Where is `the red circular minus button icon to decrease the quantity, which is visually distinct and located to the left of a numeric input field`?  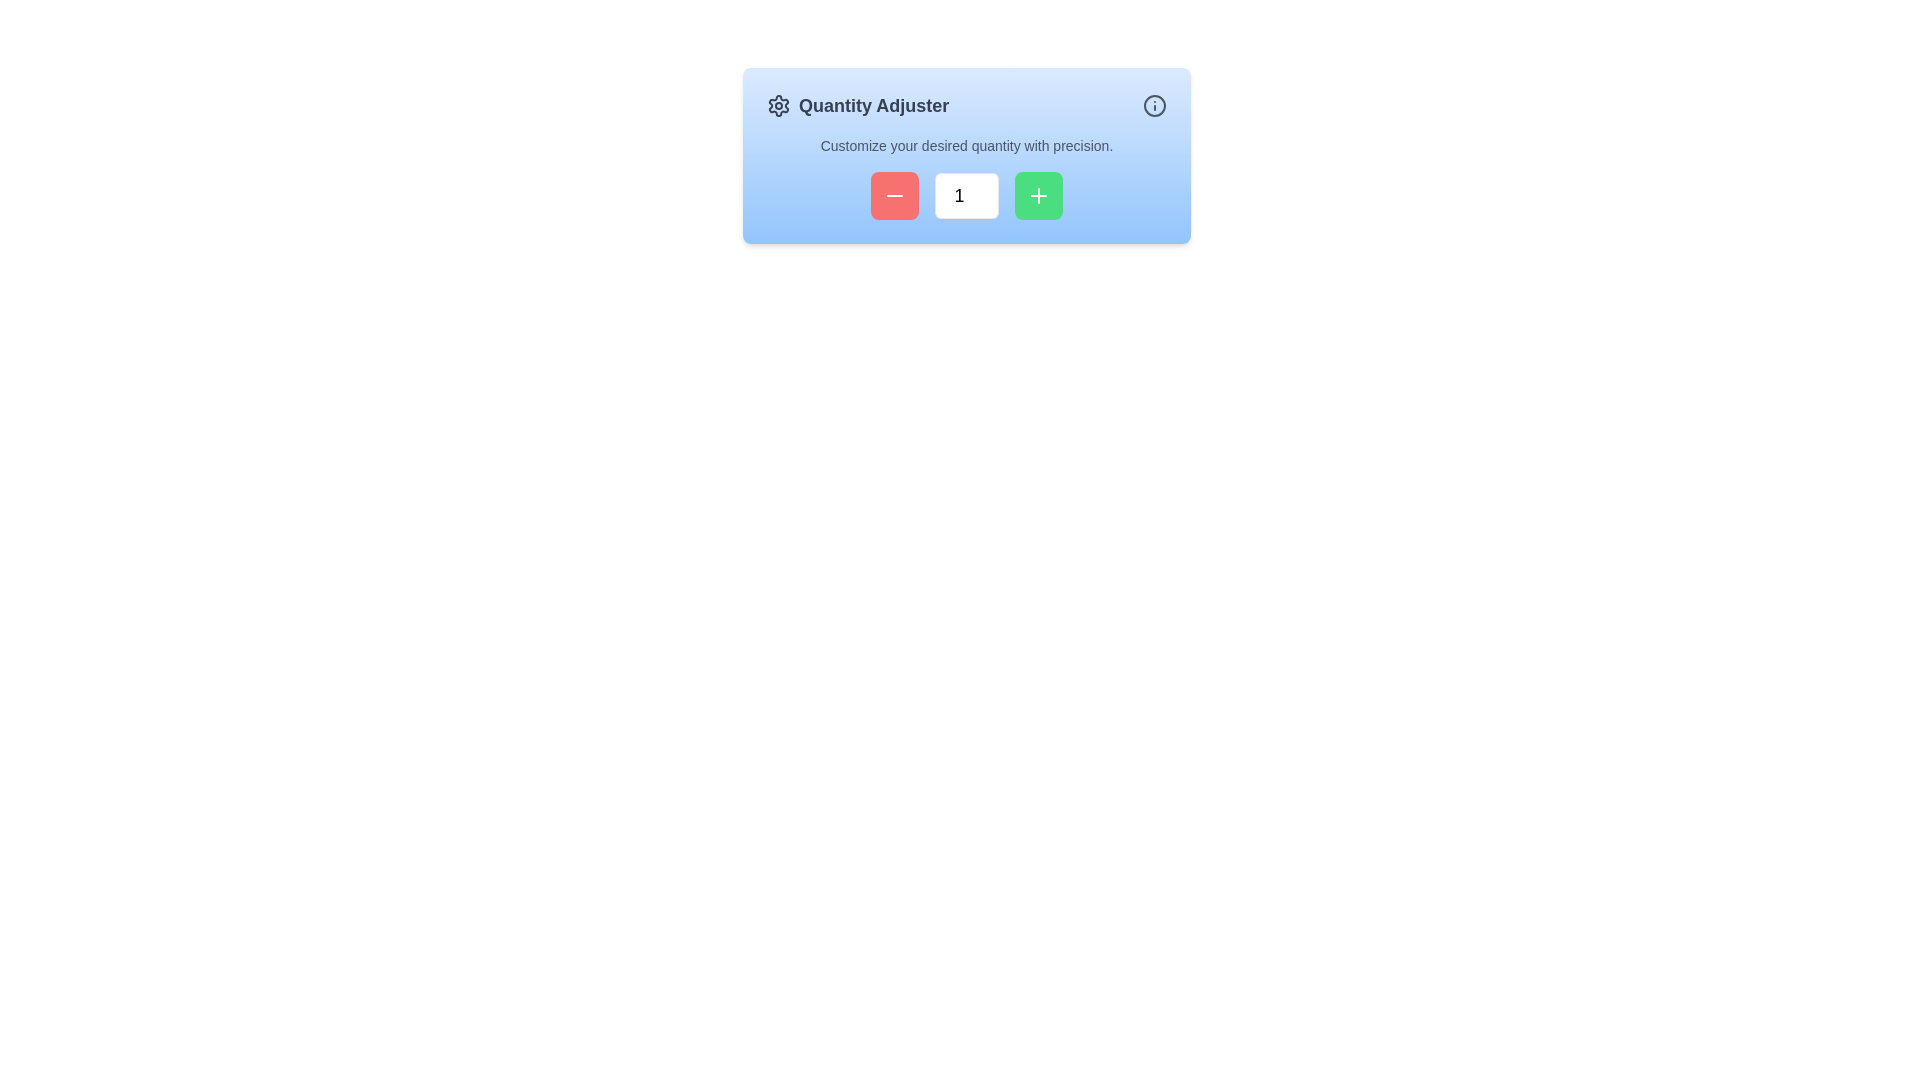 the red circular minus button icon to decrease the quantity, which is visually distinct and located to the left of a numeric input field is located at coordinates (893, 196).